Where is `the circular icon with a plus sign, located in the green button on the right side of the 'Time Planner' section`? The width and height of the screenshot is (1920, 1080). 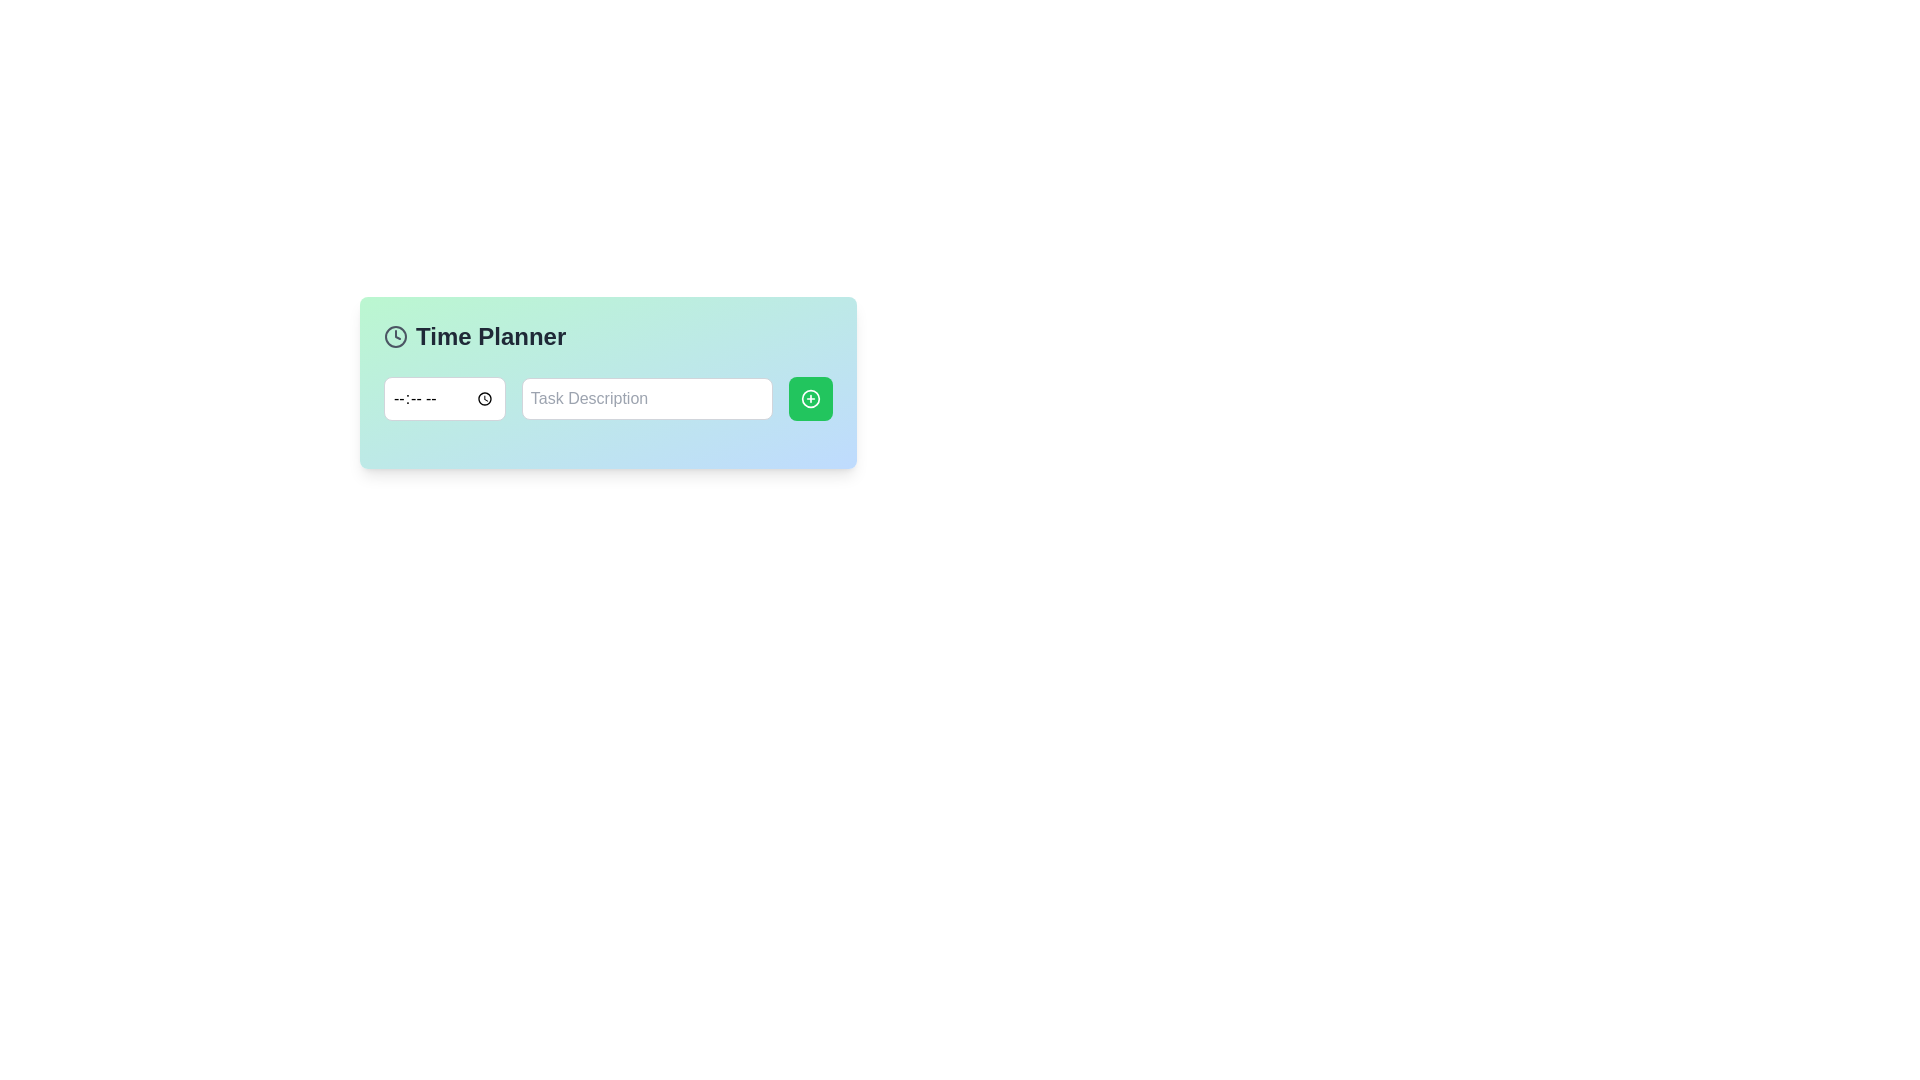
the circular icon with a plus sign, located in the green button on the right side of the 'Time Planner' section is located at coordinates (811, 398).